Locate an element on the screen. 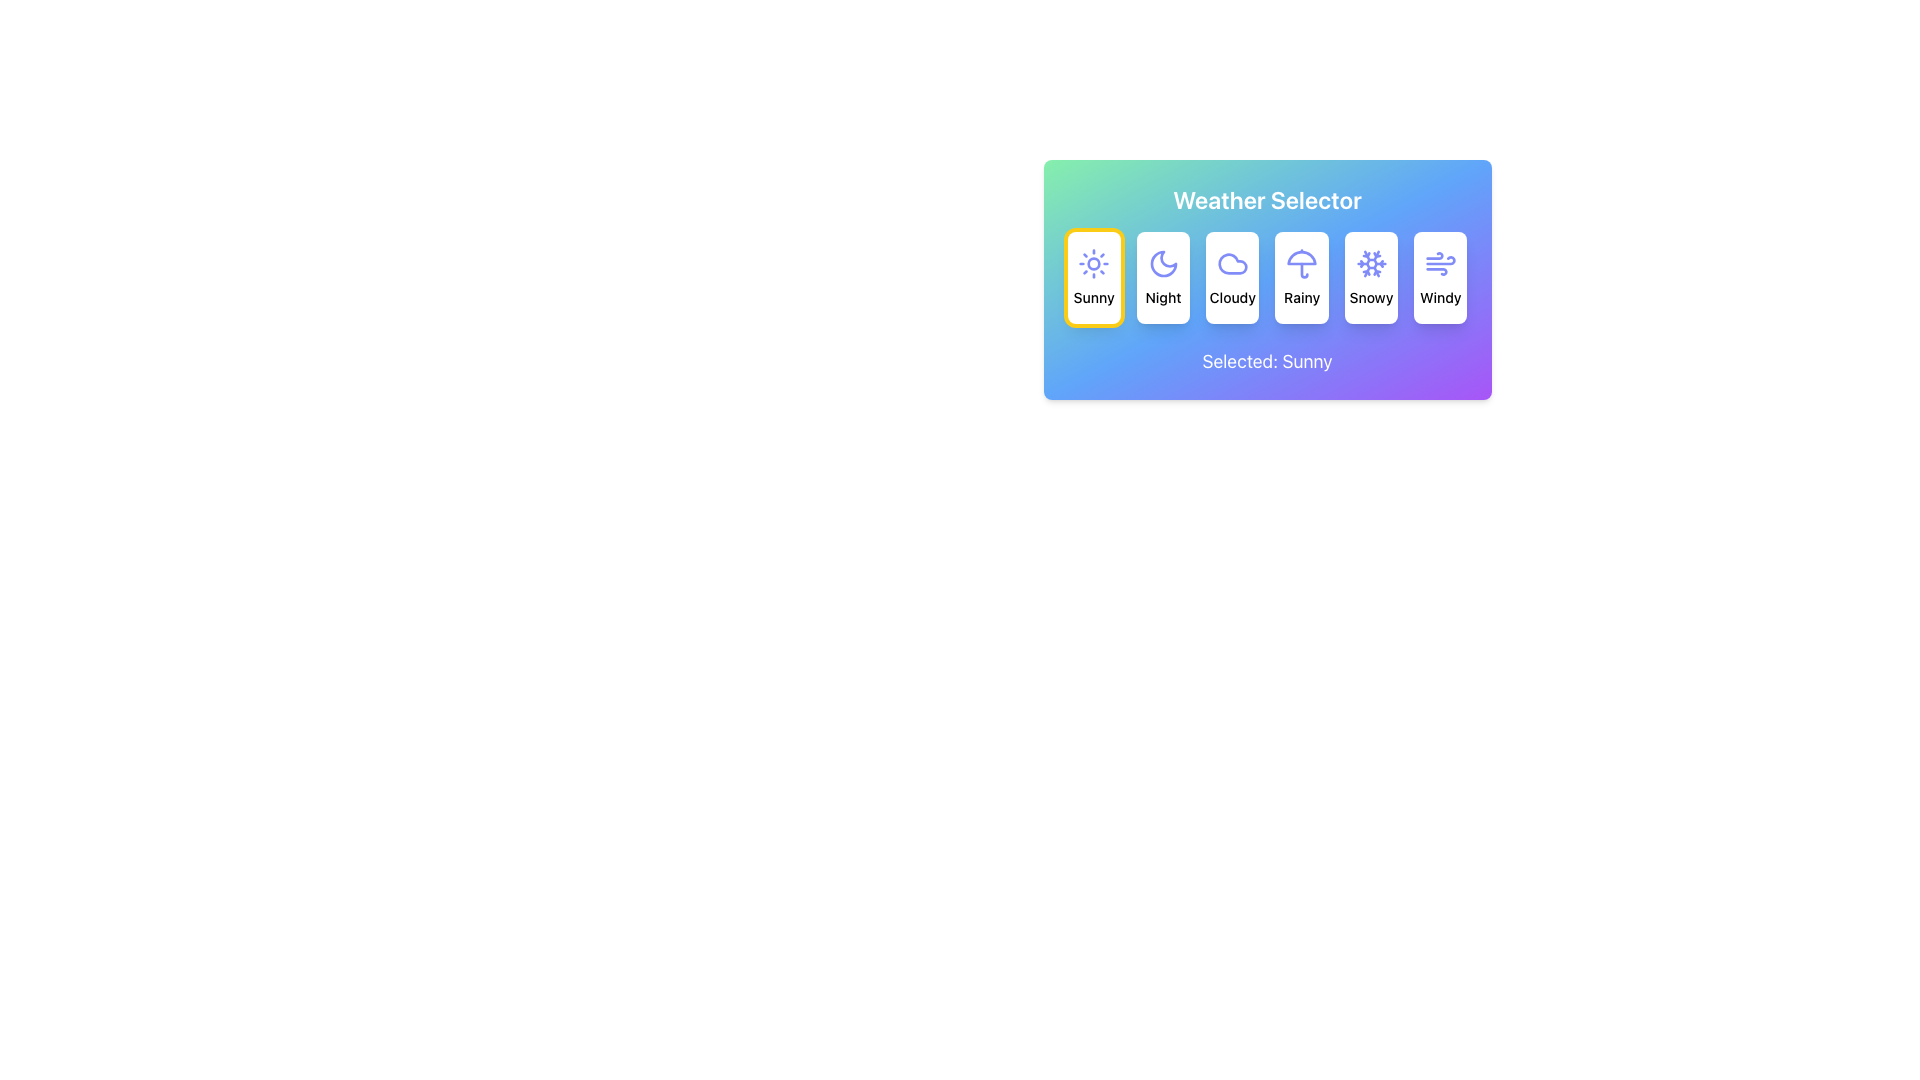  the semi-circular blue umbrella icon representing 'Rainy' weather is located at coordinates (1302, 257).